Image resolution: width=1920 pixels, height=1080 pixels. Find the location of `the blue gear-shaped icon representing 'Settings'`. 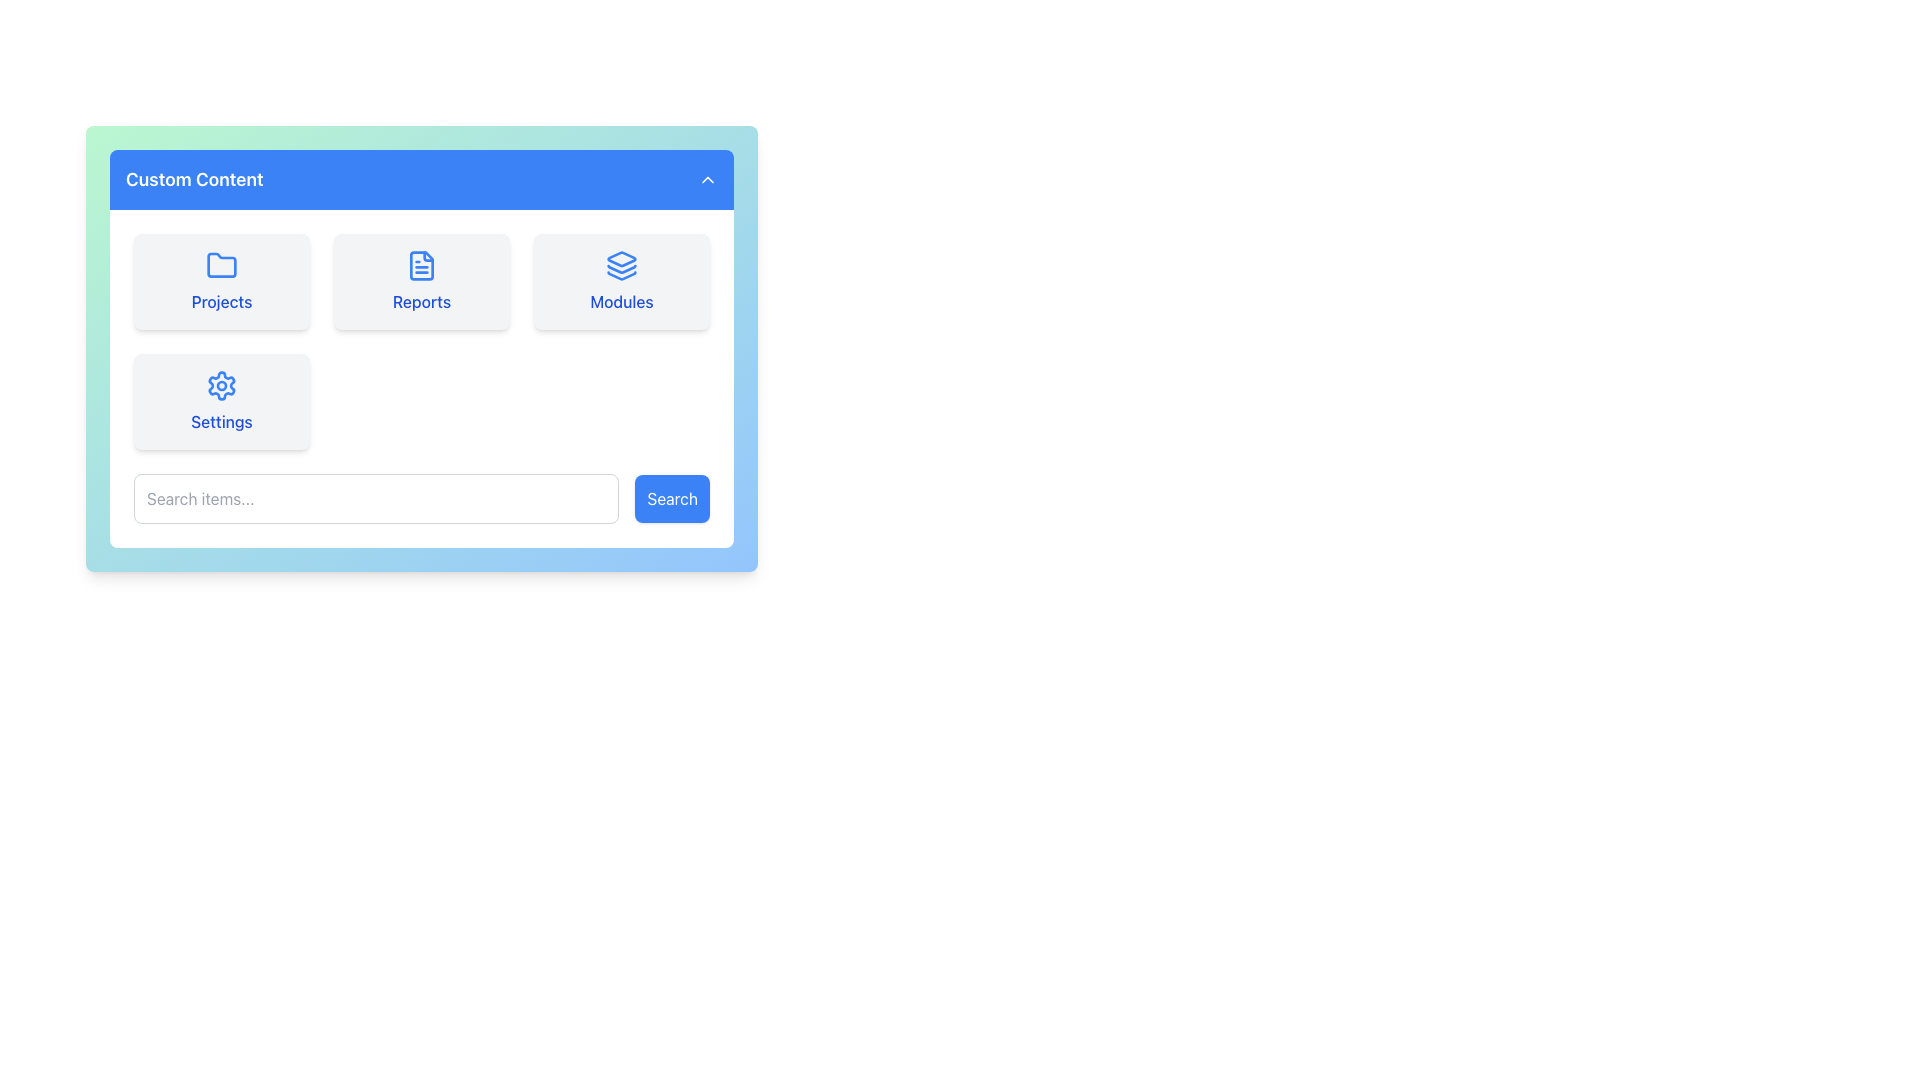

the blue gear-shaped icon representing 'Settings' is located at coordinates (221, 385).